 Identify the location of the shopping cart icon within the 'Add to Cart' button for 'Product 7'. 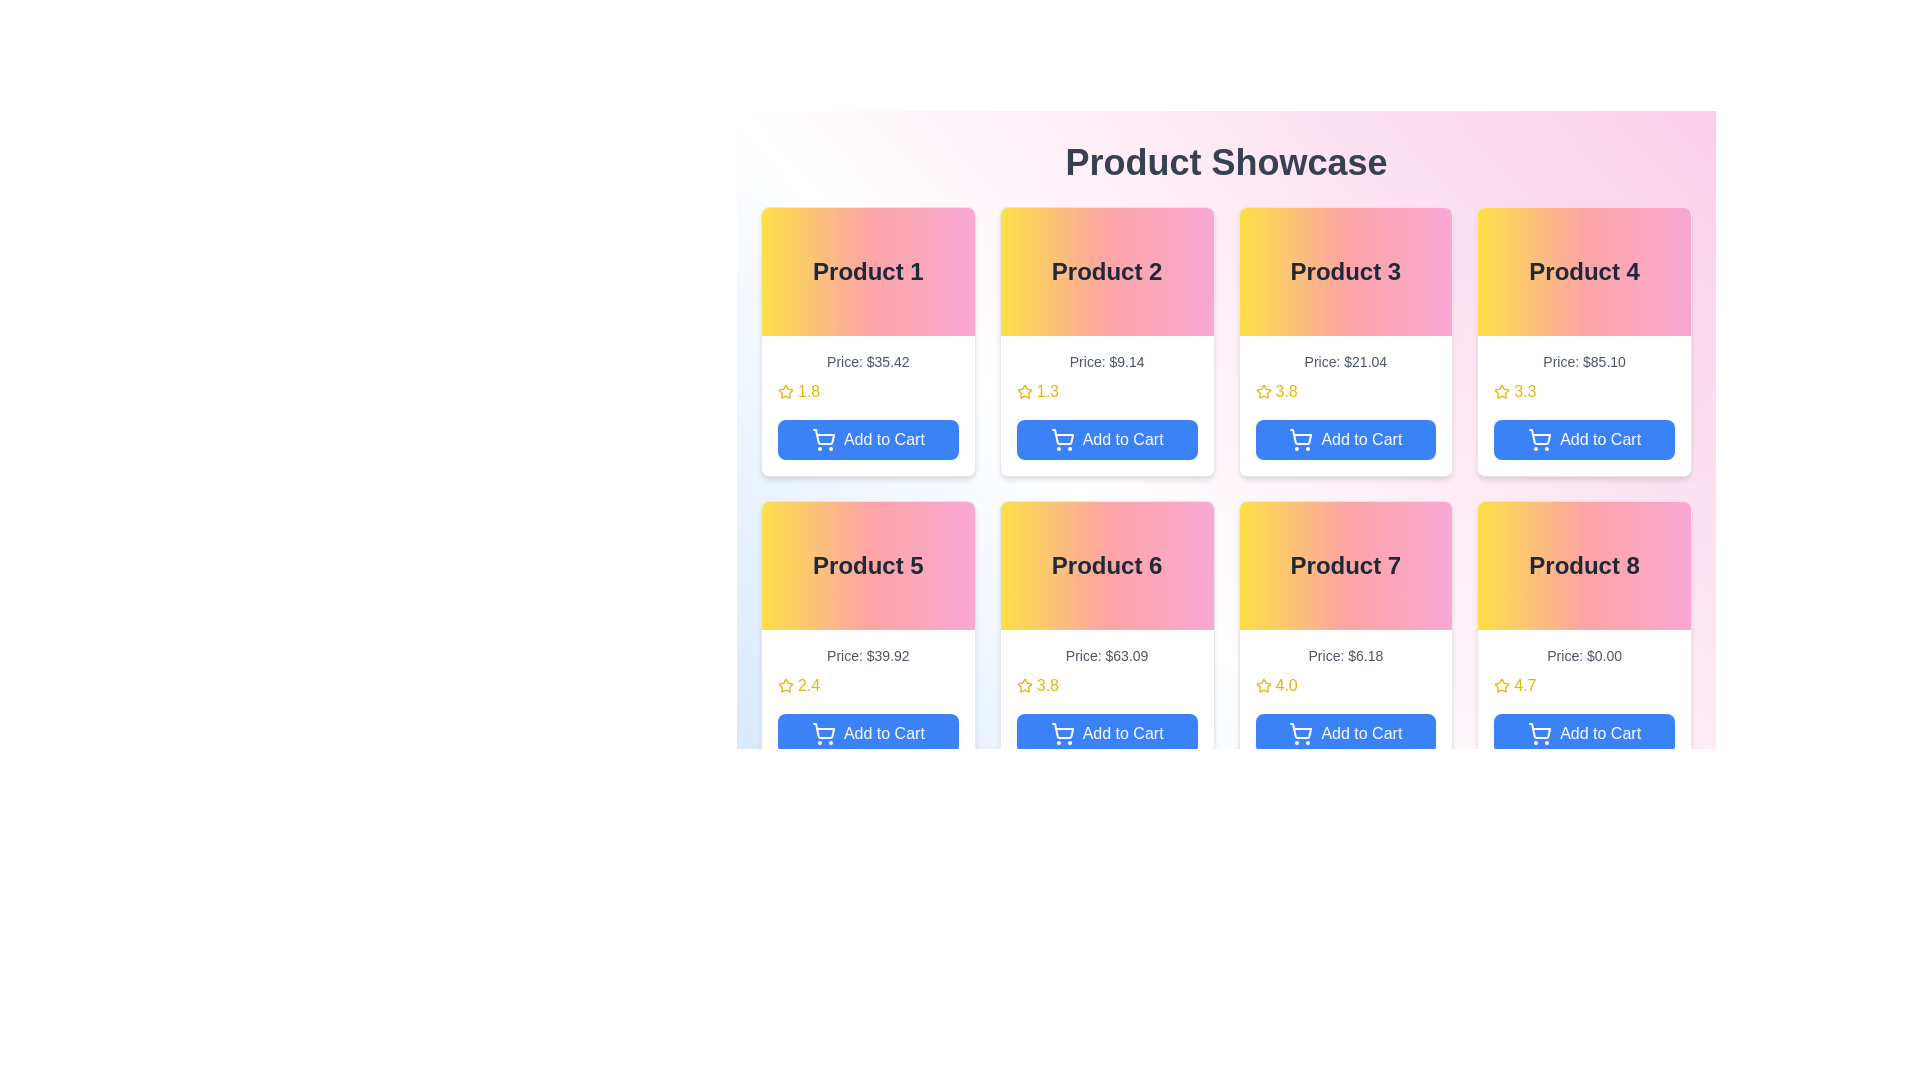
(1301, 733).